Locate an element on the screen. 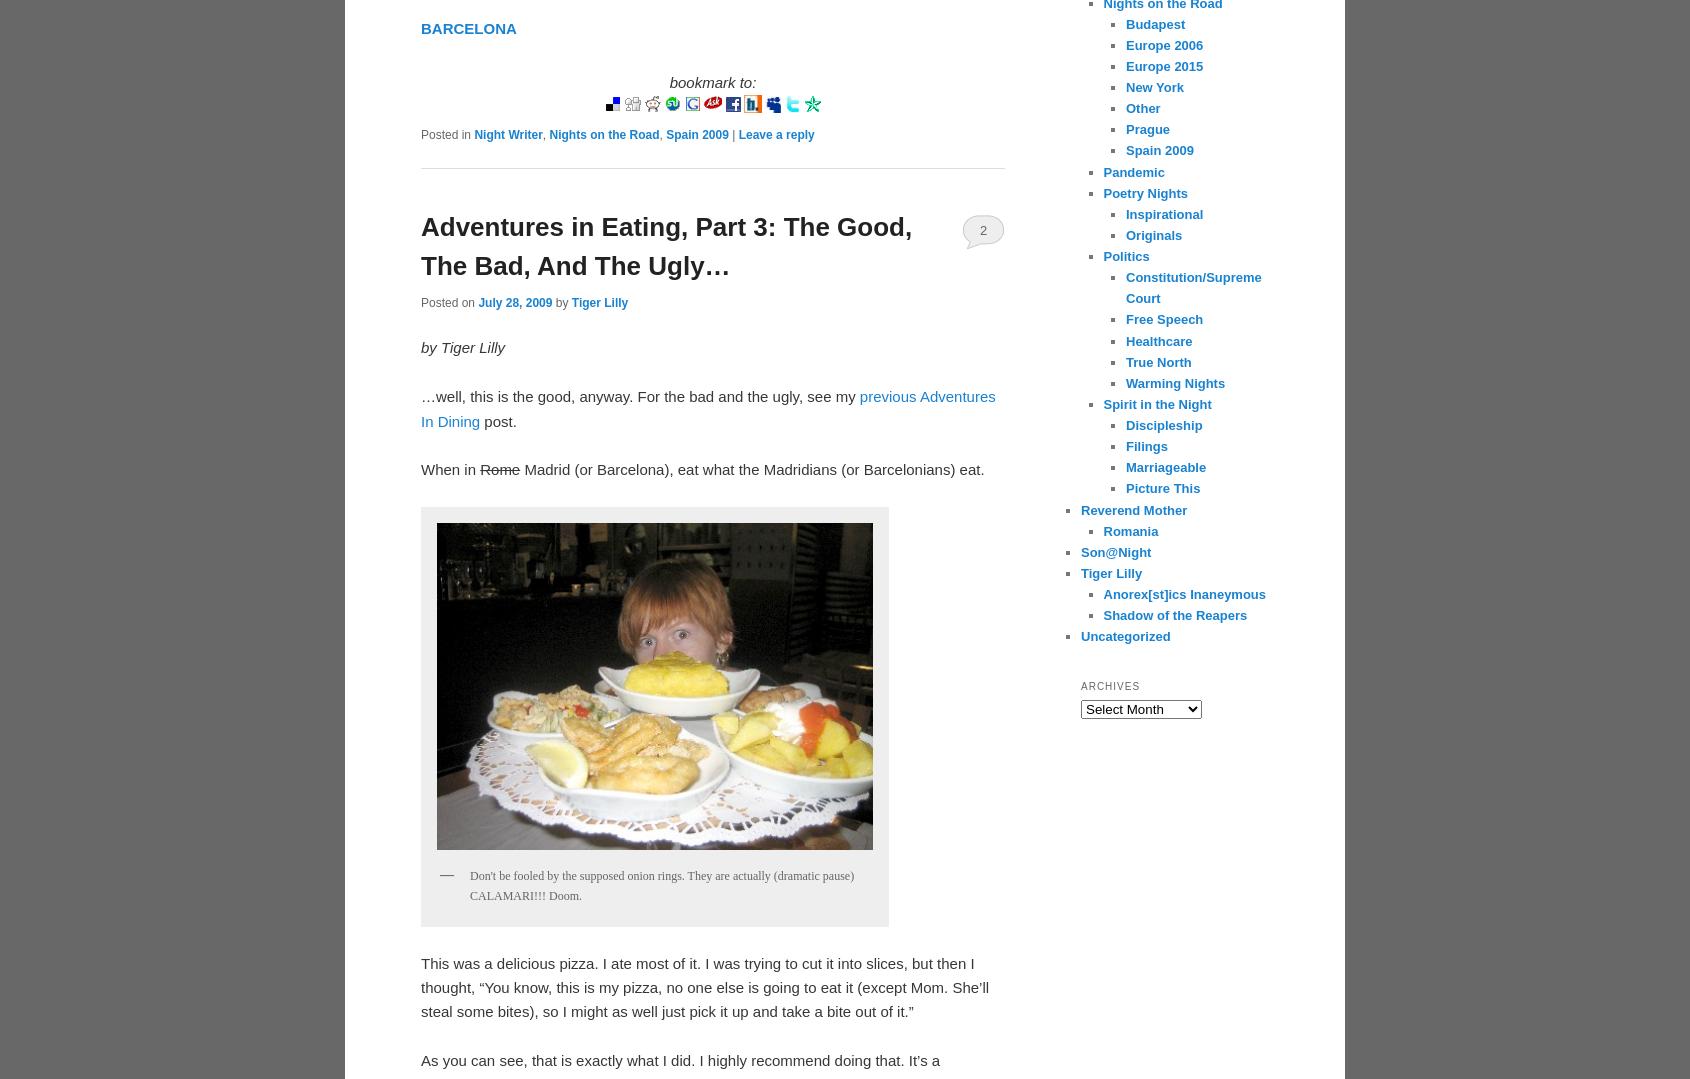  'Reverend Mother' is located at coordinates (1133, 509).